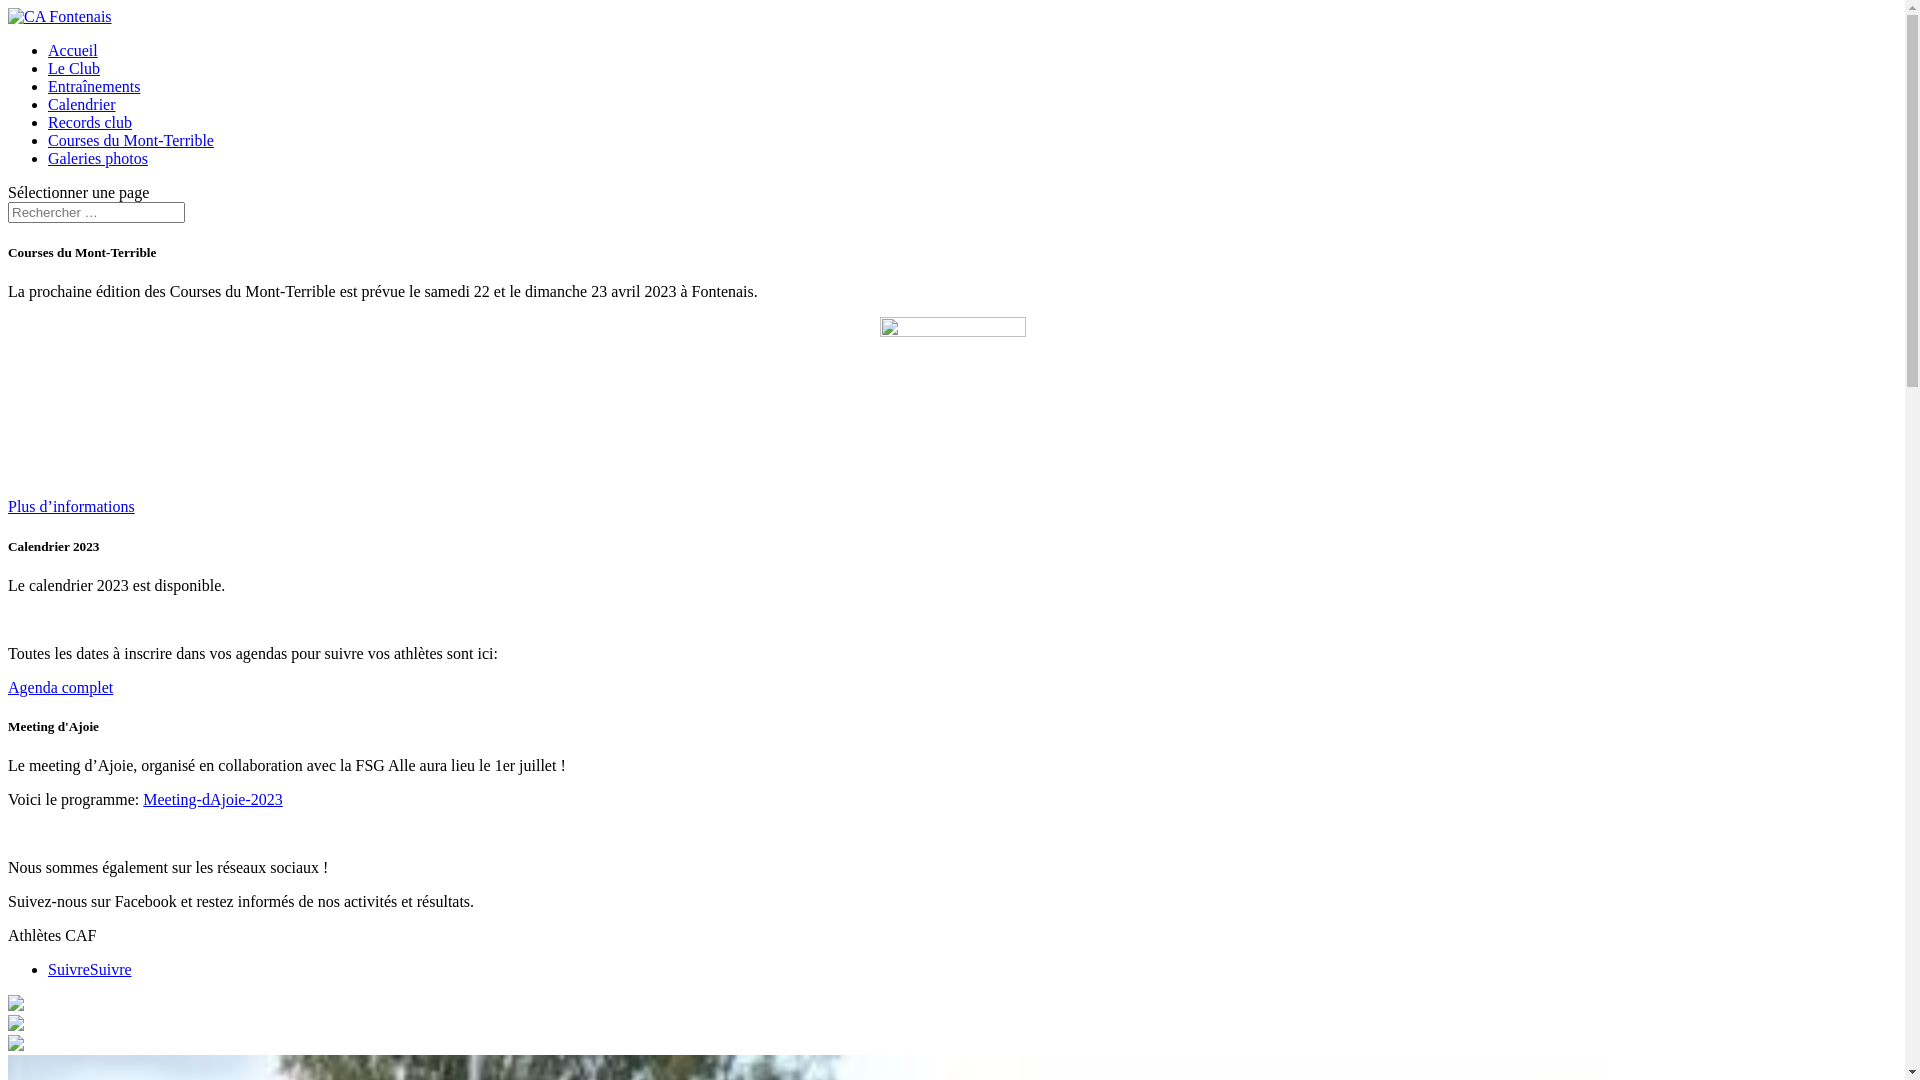 This screenshot has height=1080, width=1920. I want to click on 'Agenda complet', so click(60, 686).